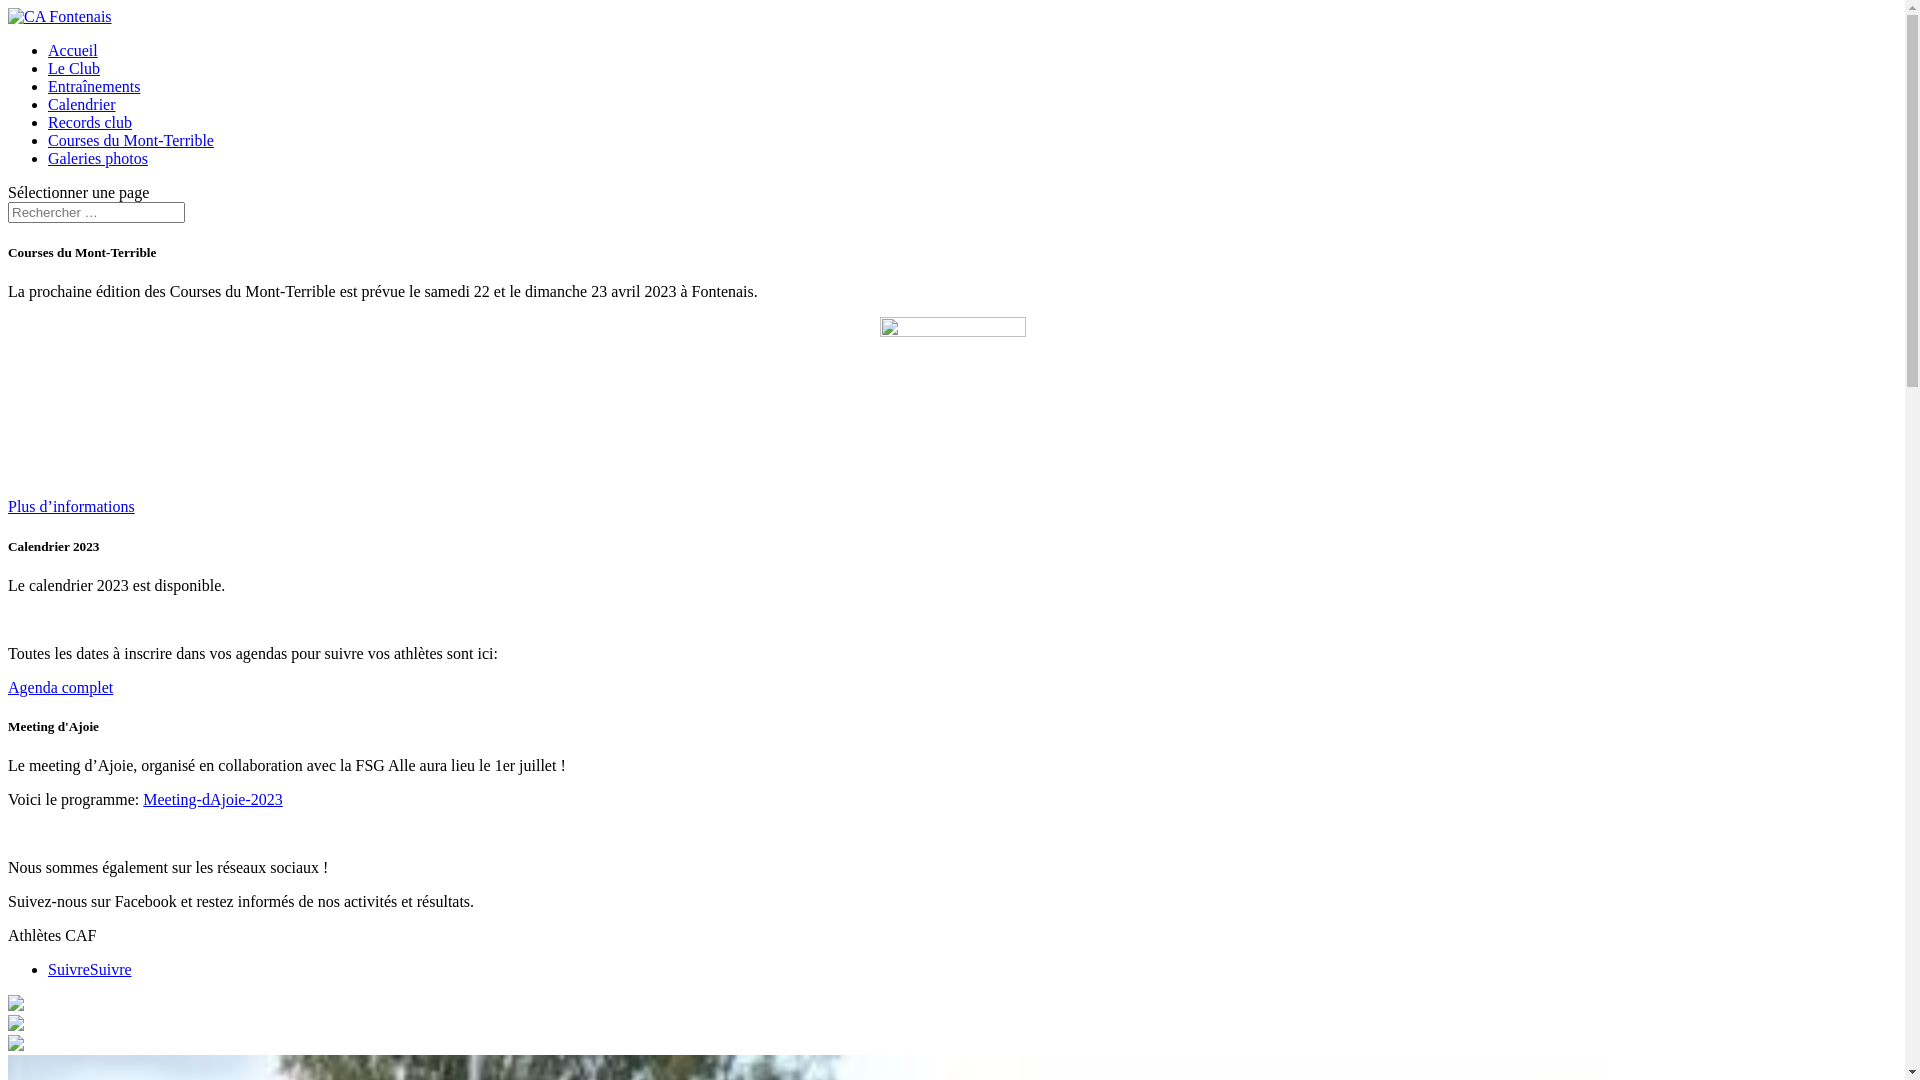 This screenshot has height=1080, width=1920. I want to click on 'Agenda complet', so click(60, 686).